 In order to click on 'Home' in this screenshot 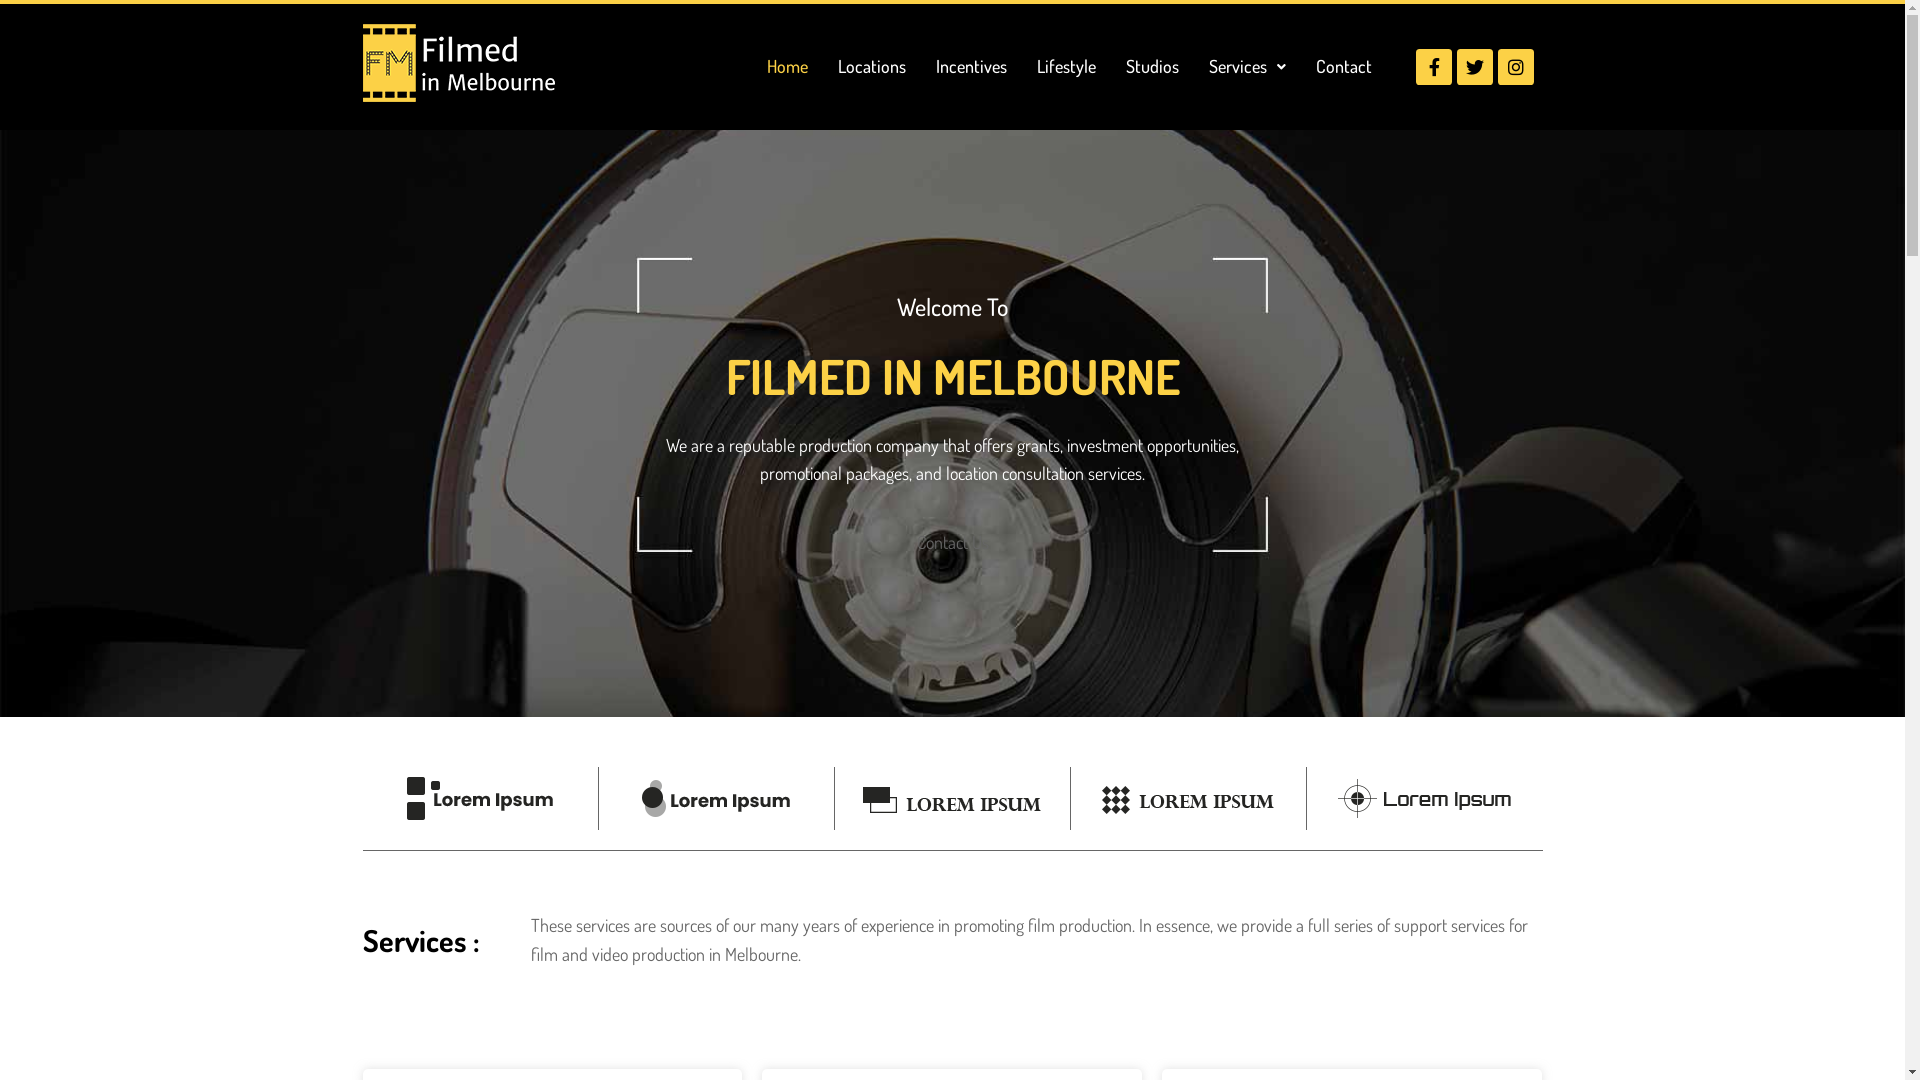, I will do `click(751, 65)`.